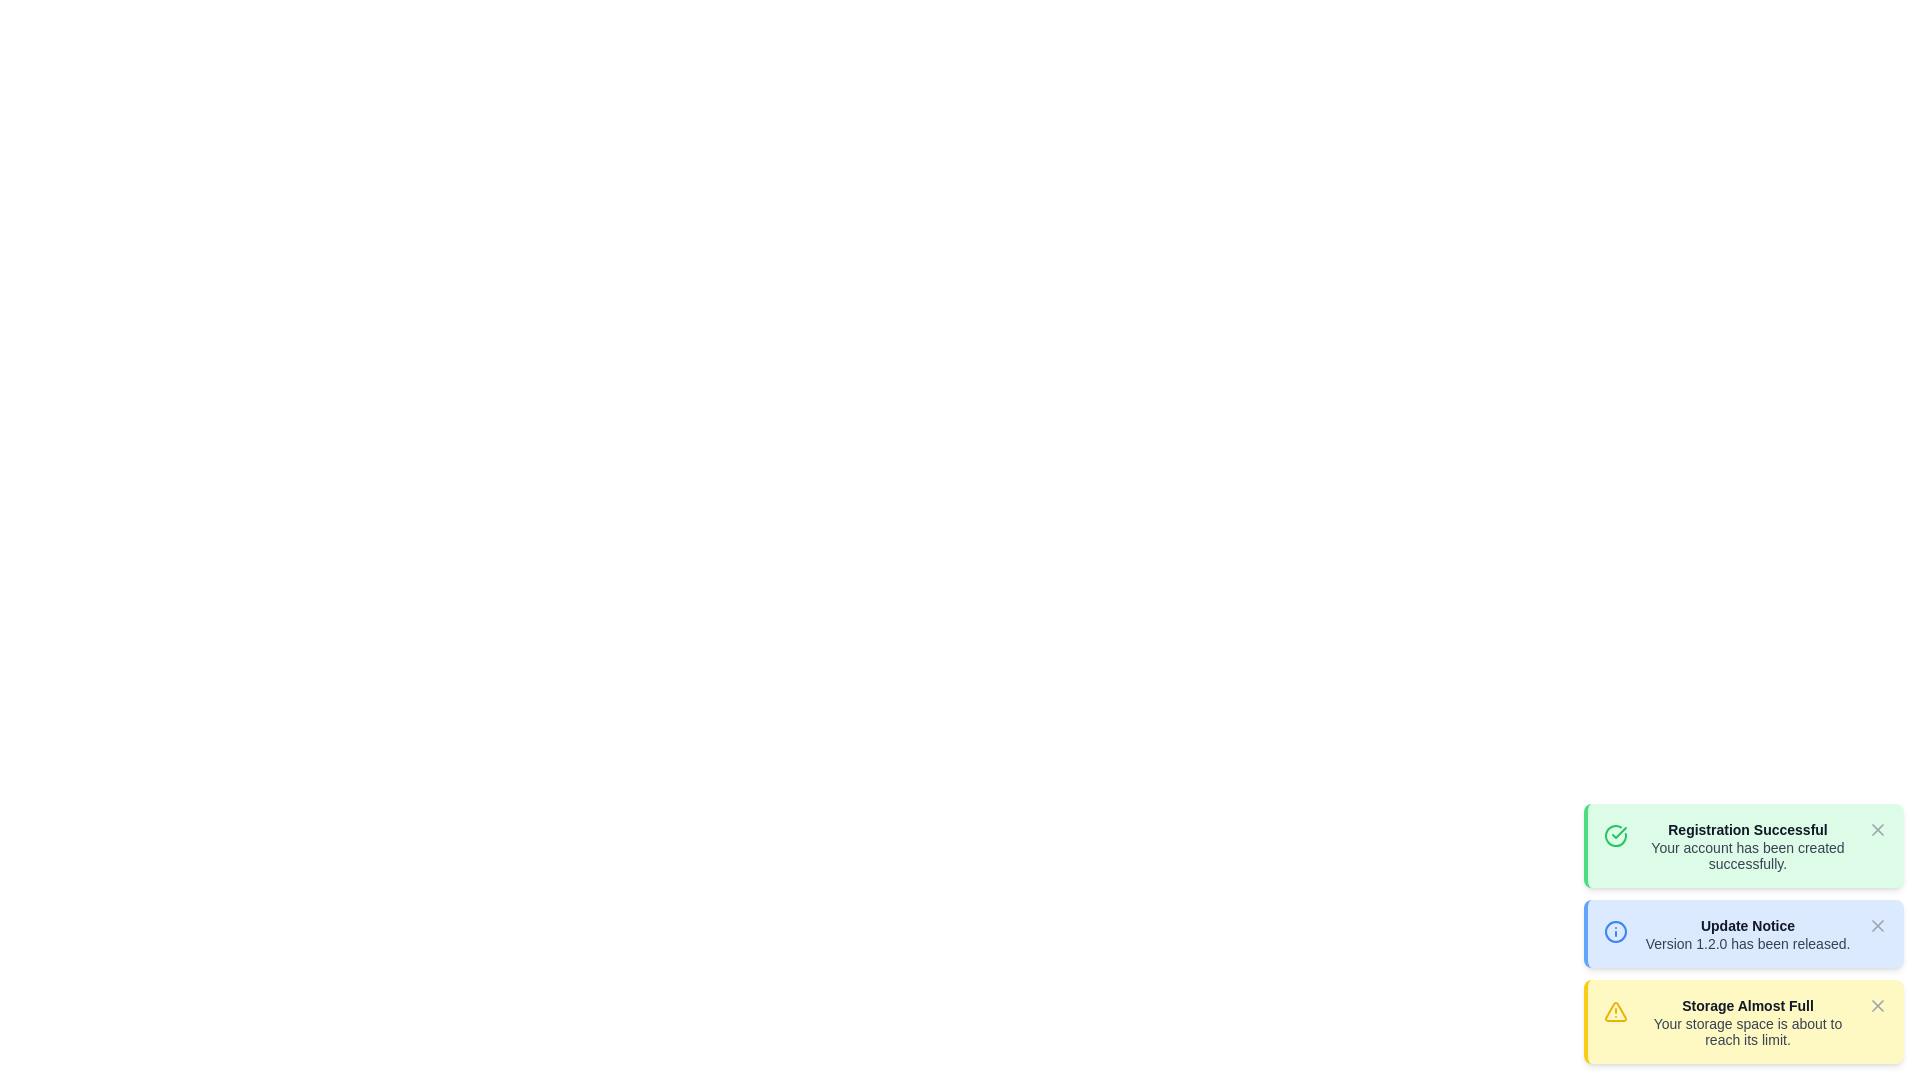 This screenshot has width=1920, height=1080. Describe the element at coordinates (1746, 925) in the screenshot. I see `text label 'Update Notice' located in the notification panel on the right side of the interface, which is styled with a light blue background` at that location.